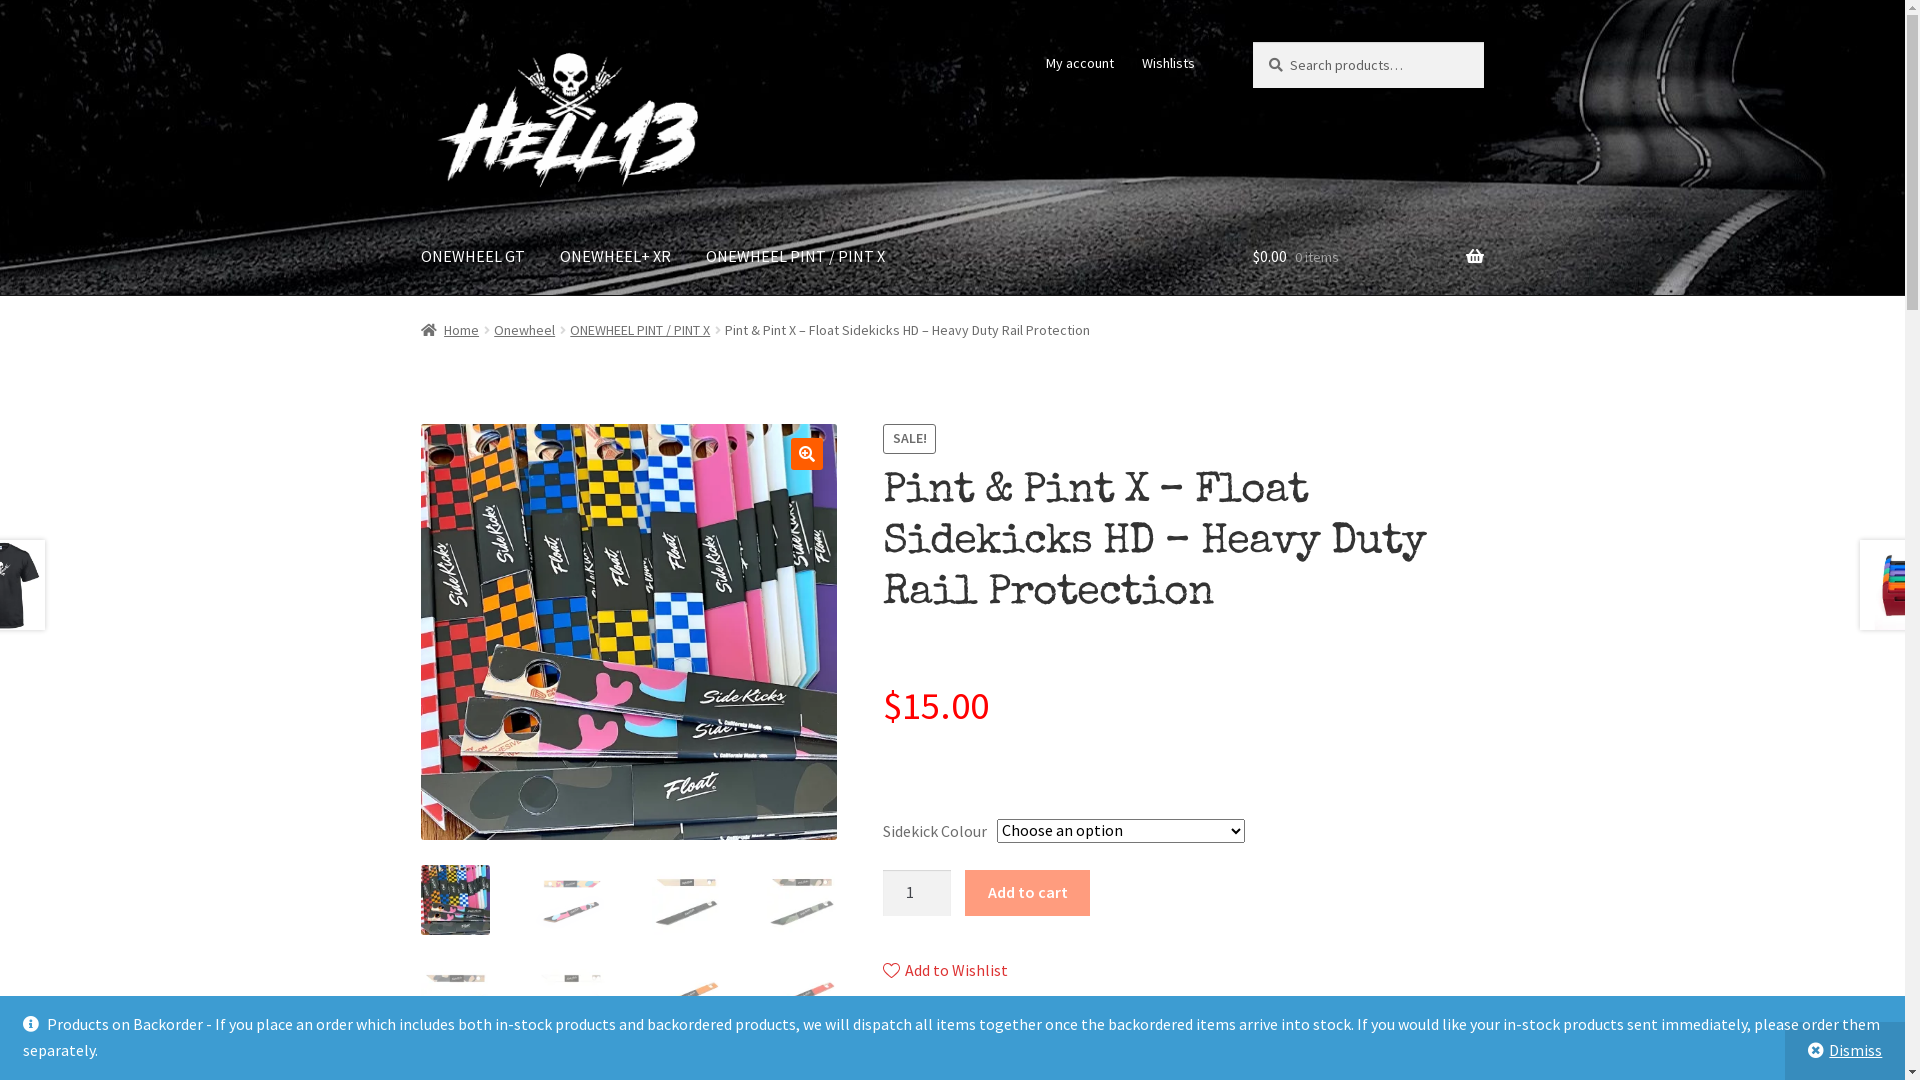  Describe the element at coordinates (524, 329) in the screenshot. I see `'Onewheel'` at that location.